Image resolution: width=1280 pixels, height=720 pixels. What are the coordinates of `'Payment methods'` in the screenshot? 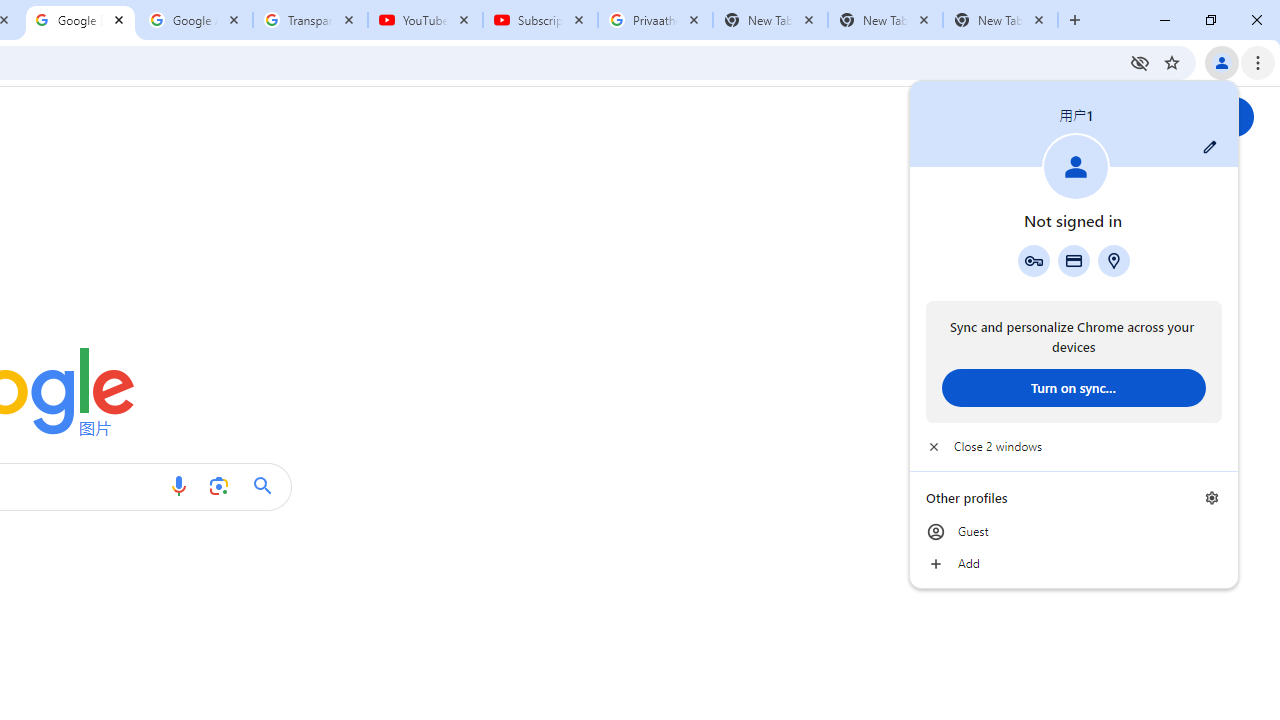 It's located at (1073, 260).